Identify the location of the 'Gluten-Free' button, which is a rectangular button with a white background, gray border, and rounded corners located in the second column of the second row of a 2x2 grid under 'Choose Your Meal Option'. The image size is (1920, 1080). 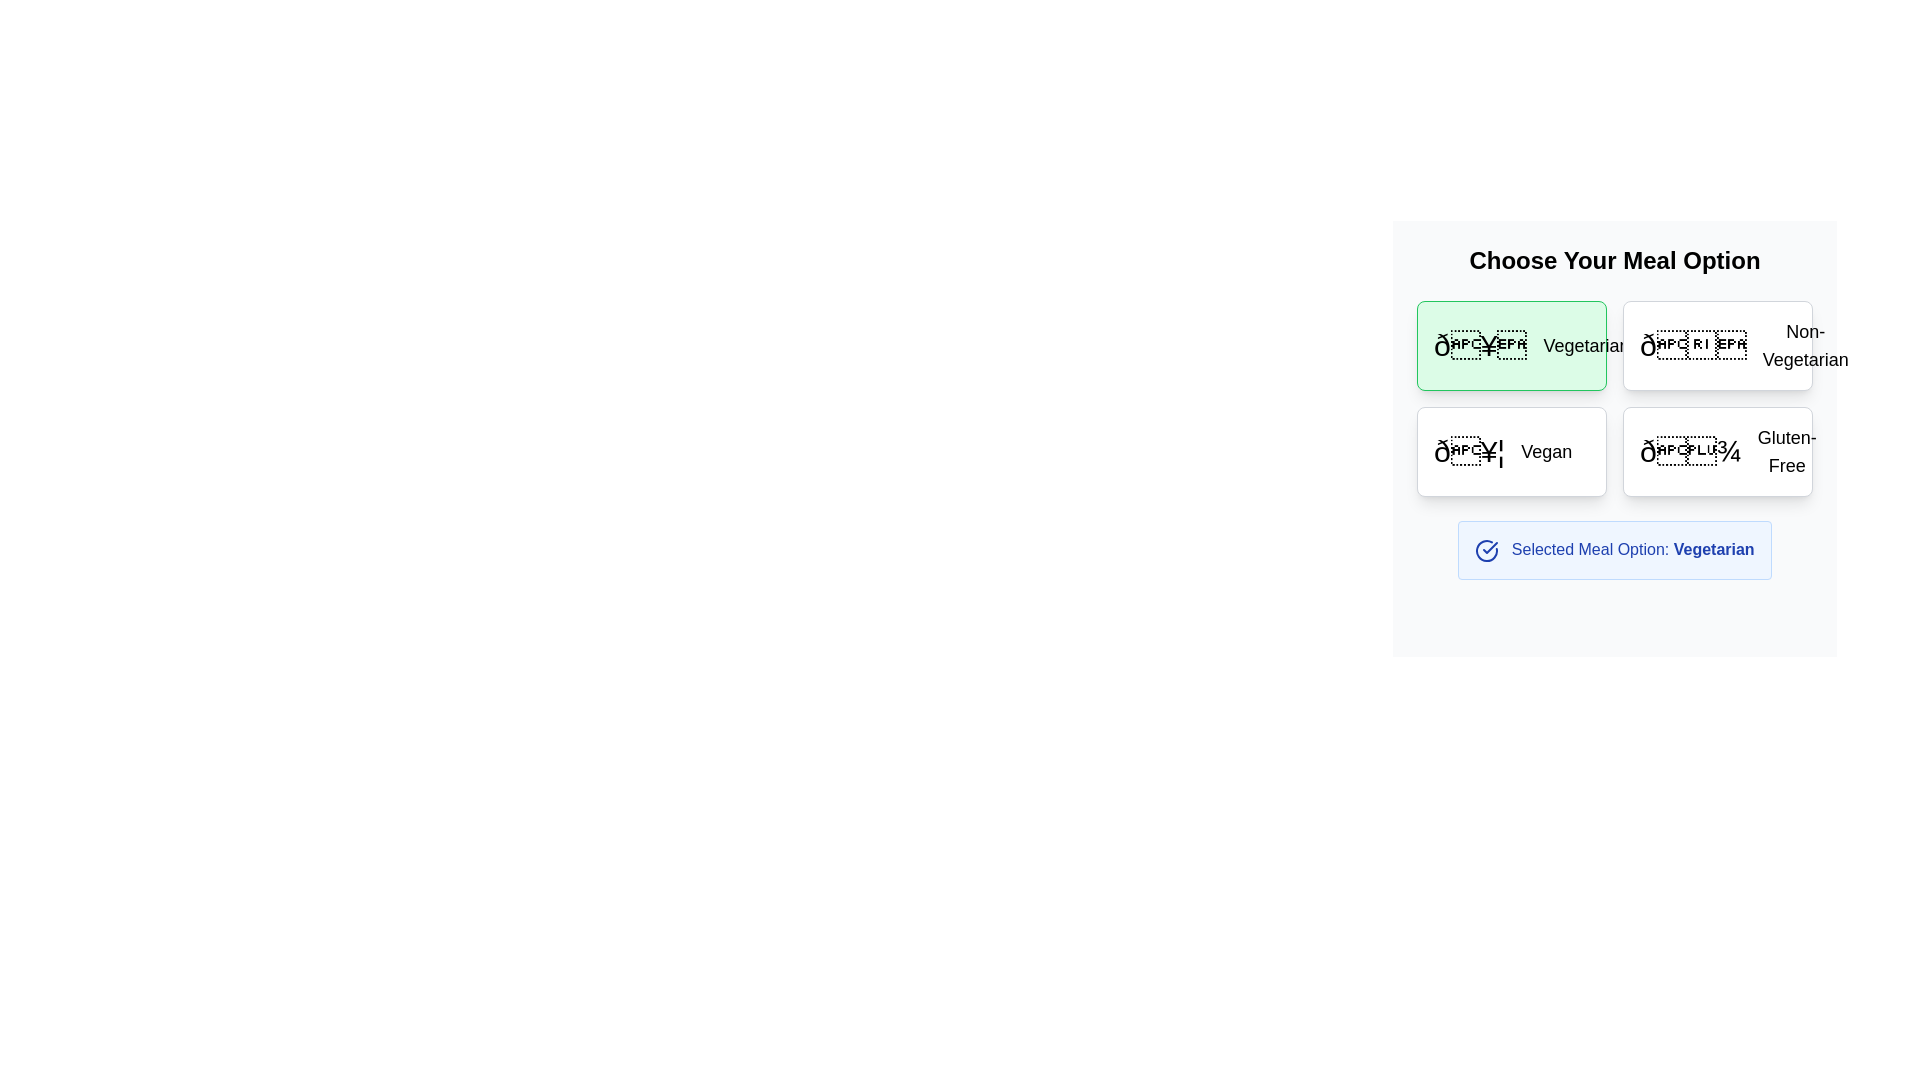
(1717, 451).